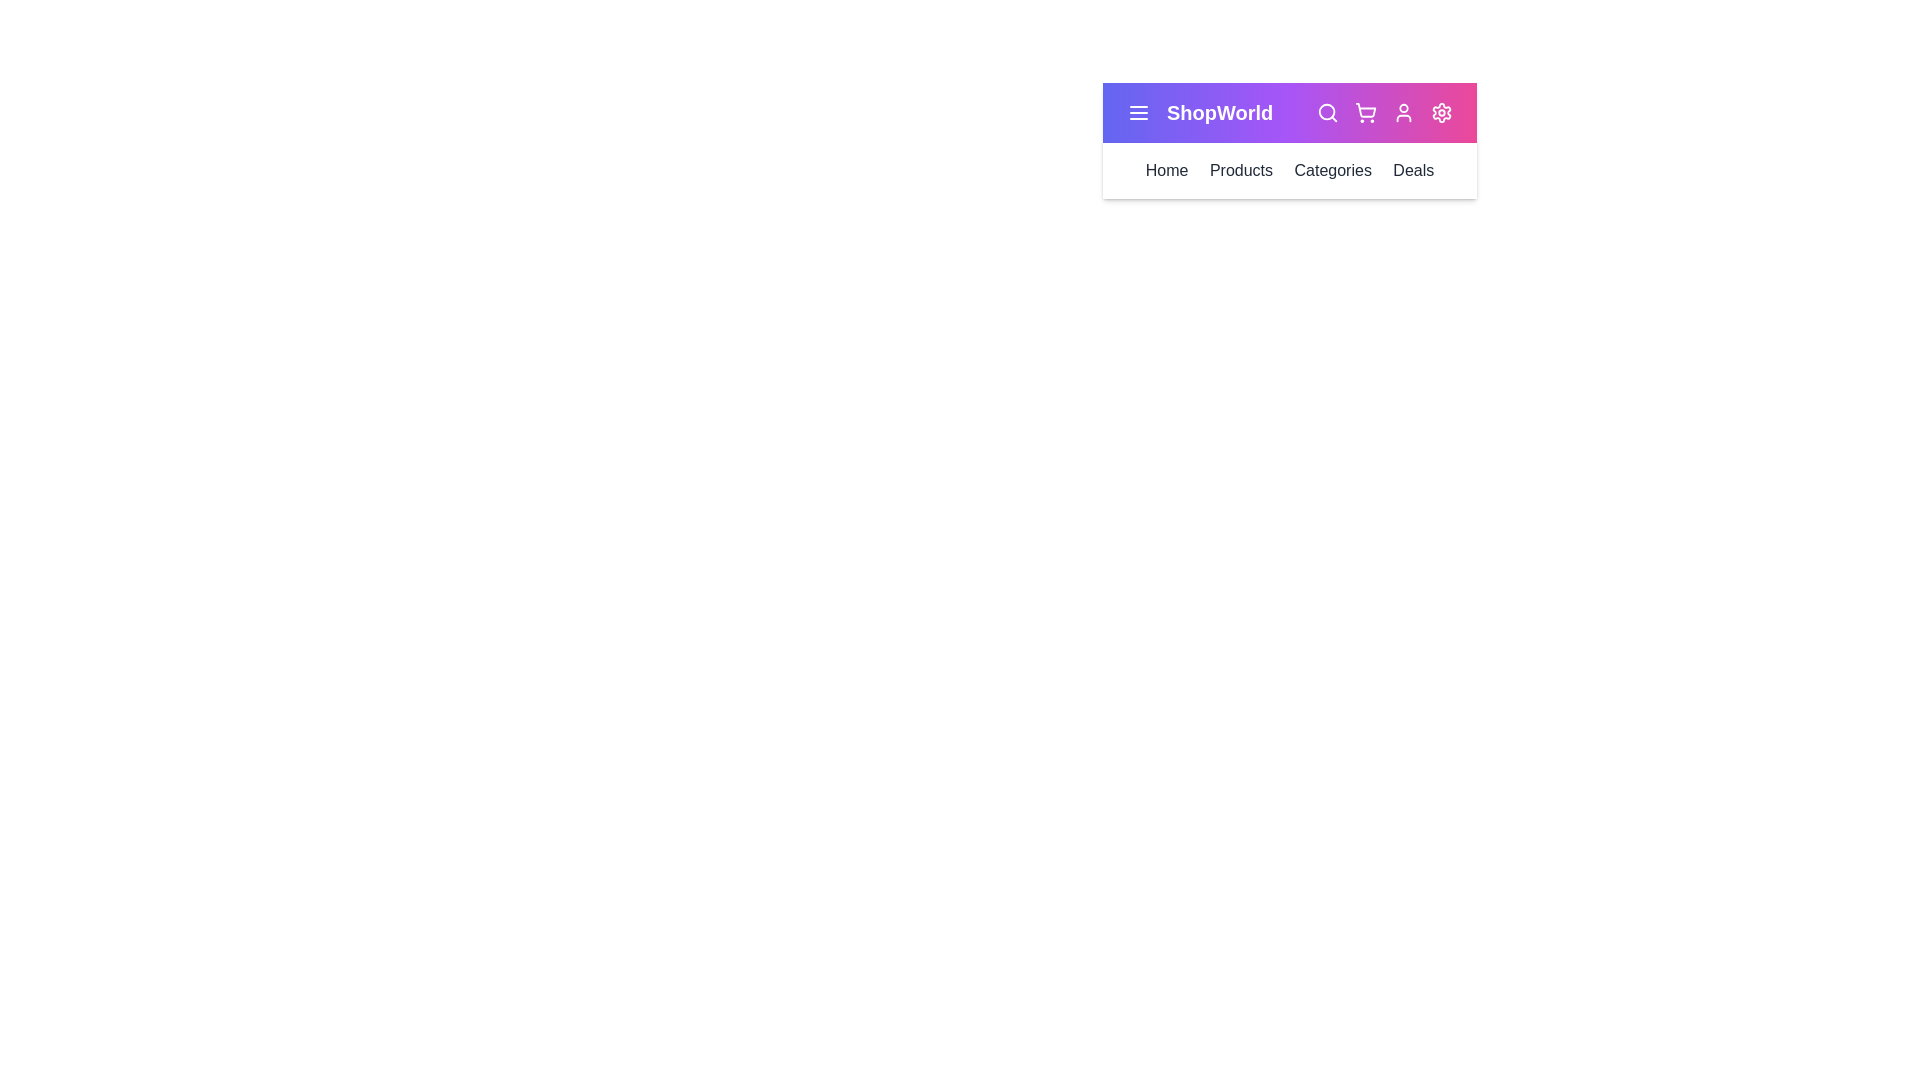 This screenshot has height=1080, width=1920. What do you see at coordinates (1402, 112) in the screenshot?
I see `the user icon to access user-related options` at bounding box center [1402, 112].